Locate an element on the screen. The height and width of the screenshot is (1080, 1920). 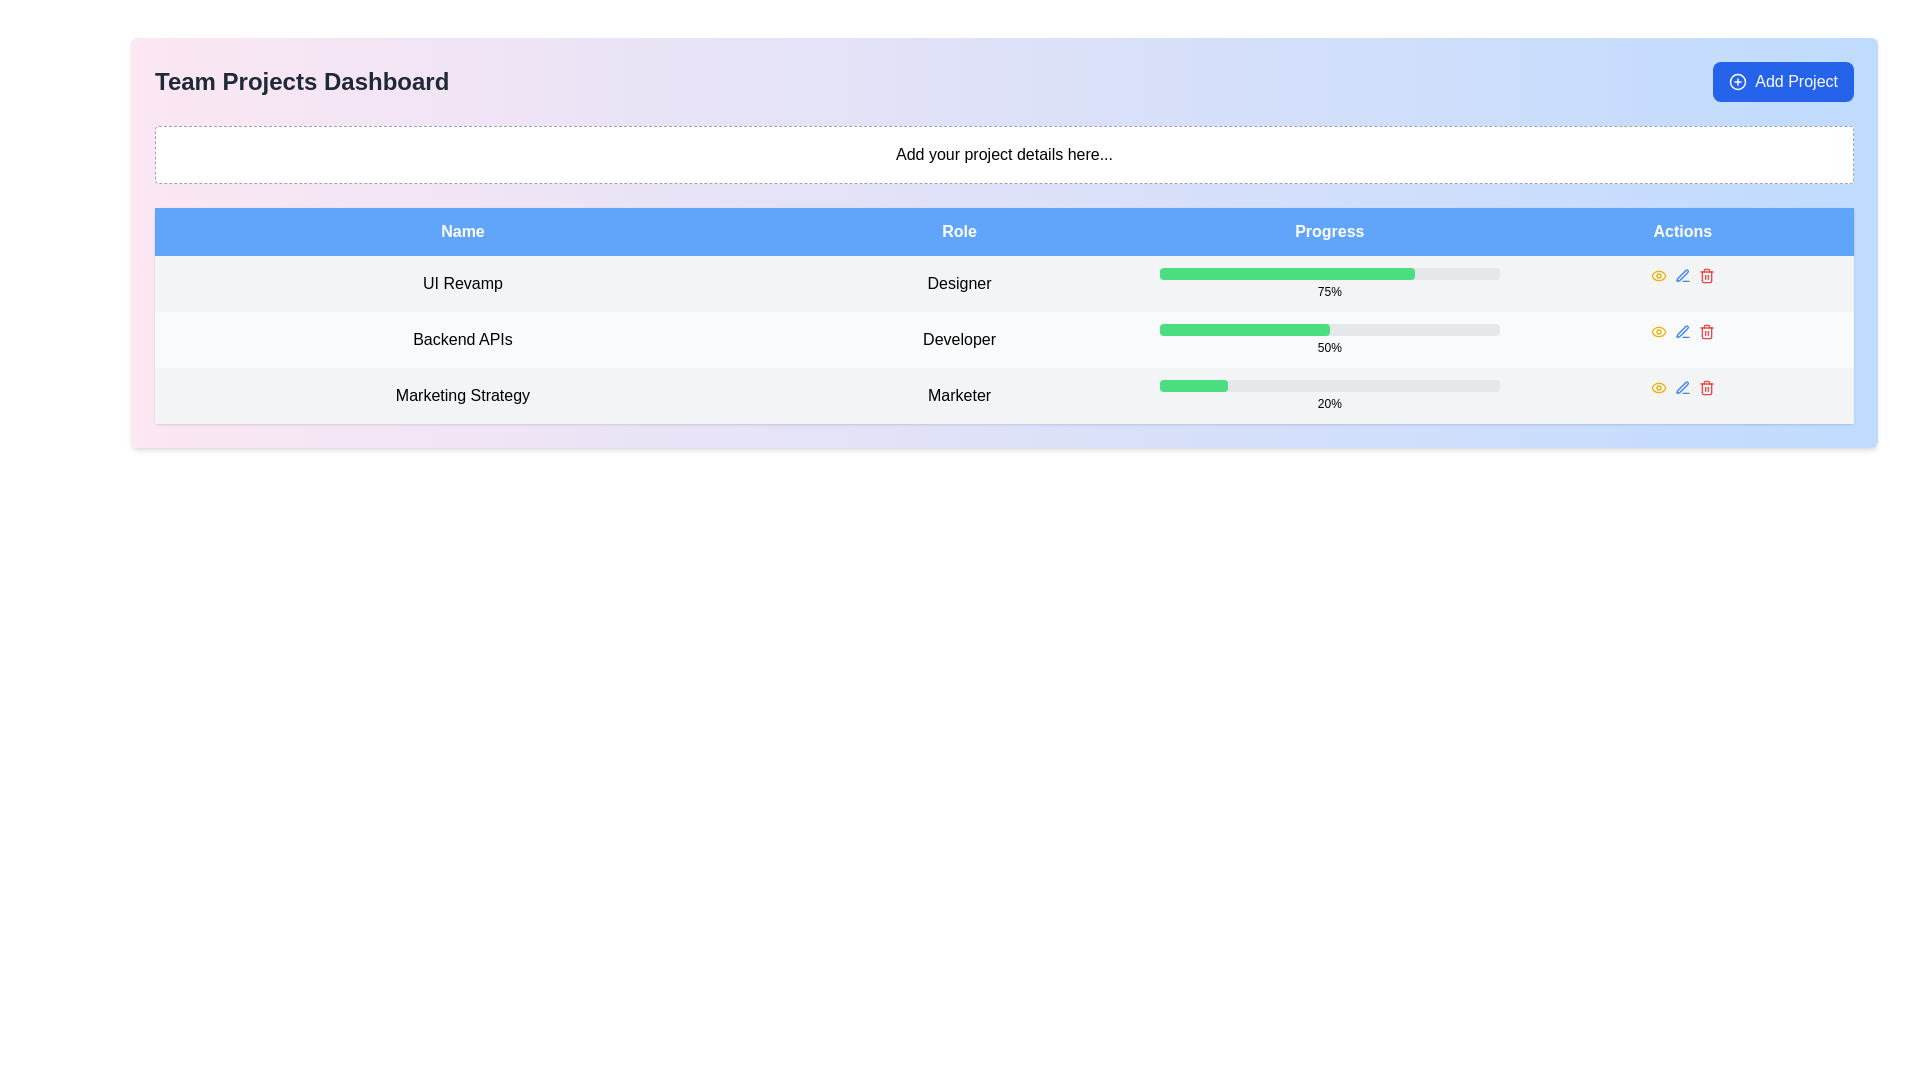
the icon button in the 'Actions' column of the third row to initiate editing for the 'Marketing Strategy' item is located at coordinates (1681, 388).